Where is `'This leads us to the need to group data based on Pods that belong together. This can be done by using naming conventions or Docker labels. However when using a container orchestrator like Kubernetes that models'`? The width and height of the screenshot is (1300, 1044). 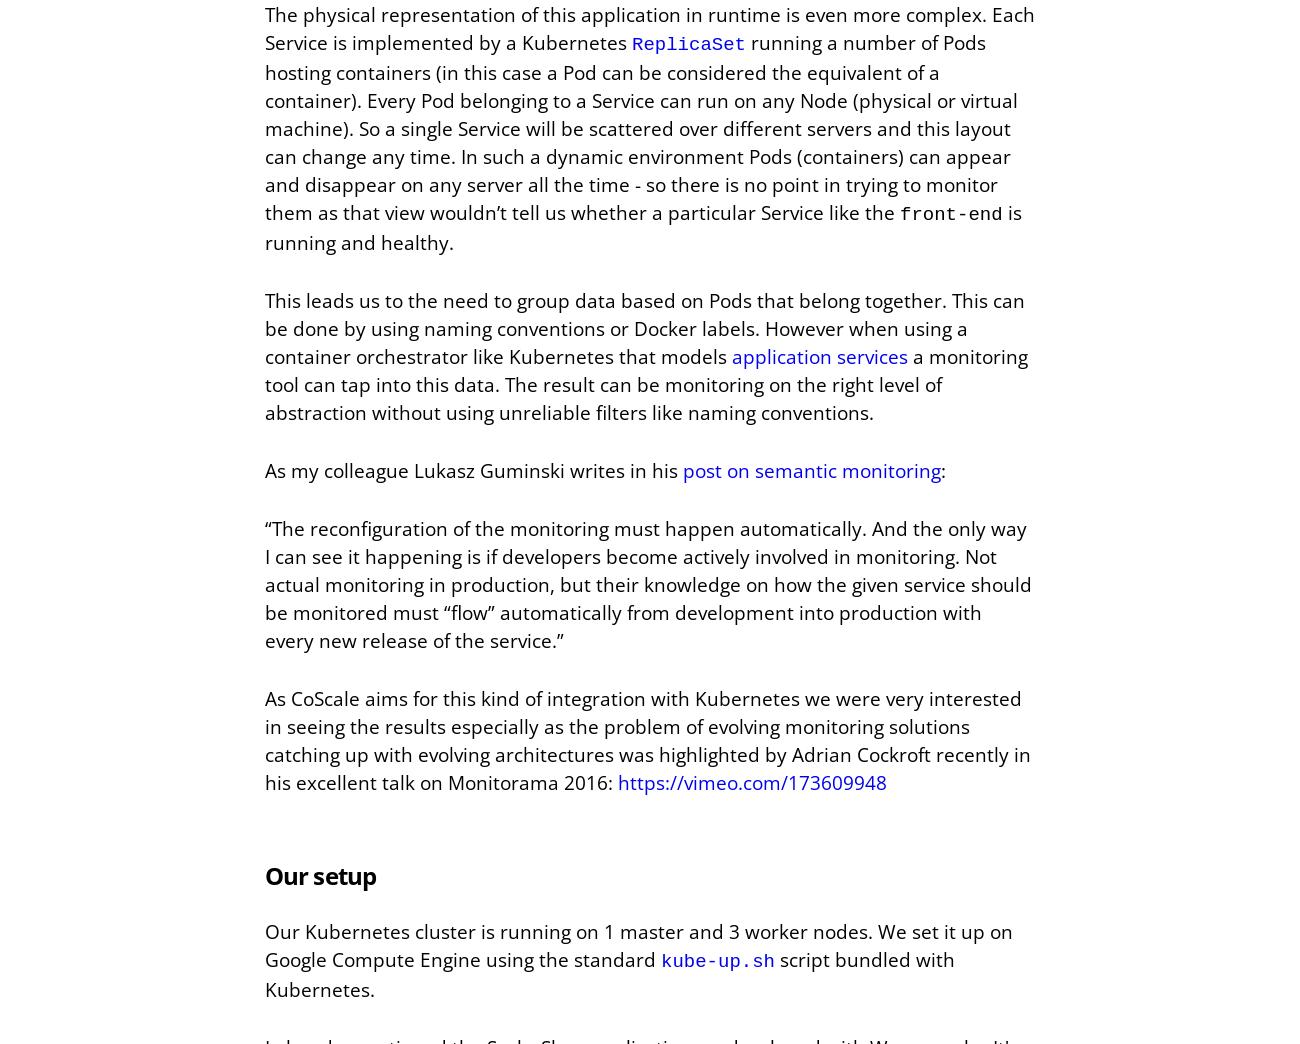 'This leads us to the need to group data based on Pods that belong together. This can be done by using naming conventions or Docker labels. However when using a container orchestrator like Kubernetes that models' is located at coordinates (645, 328).